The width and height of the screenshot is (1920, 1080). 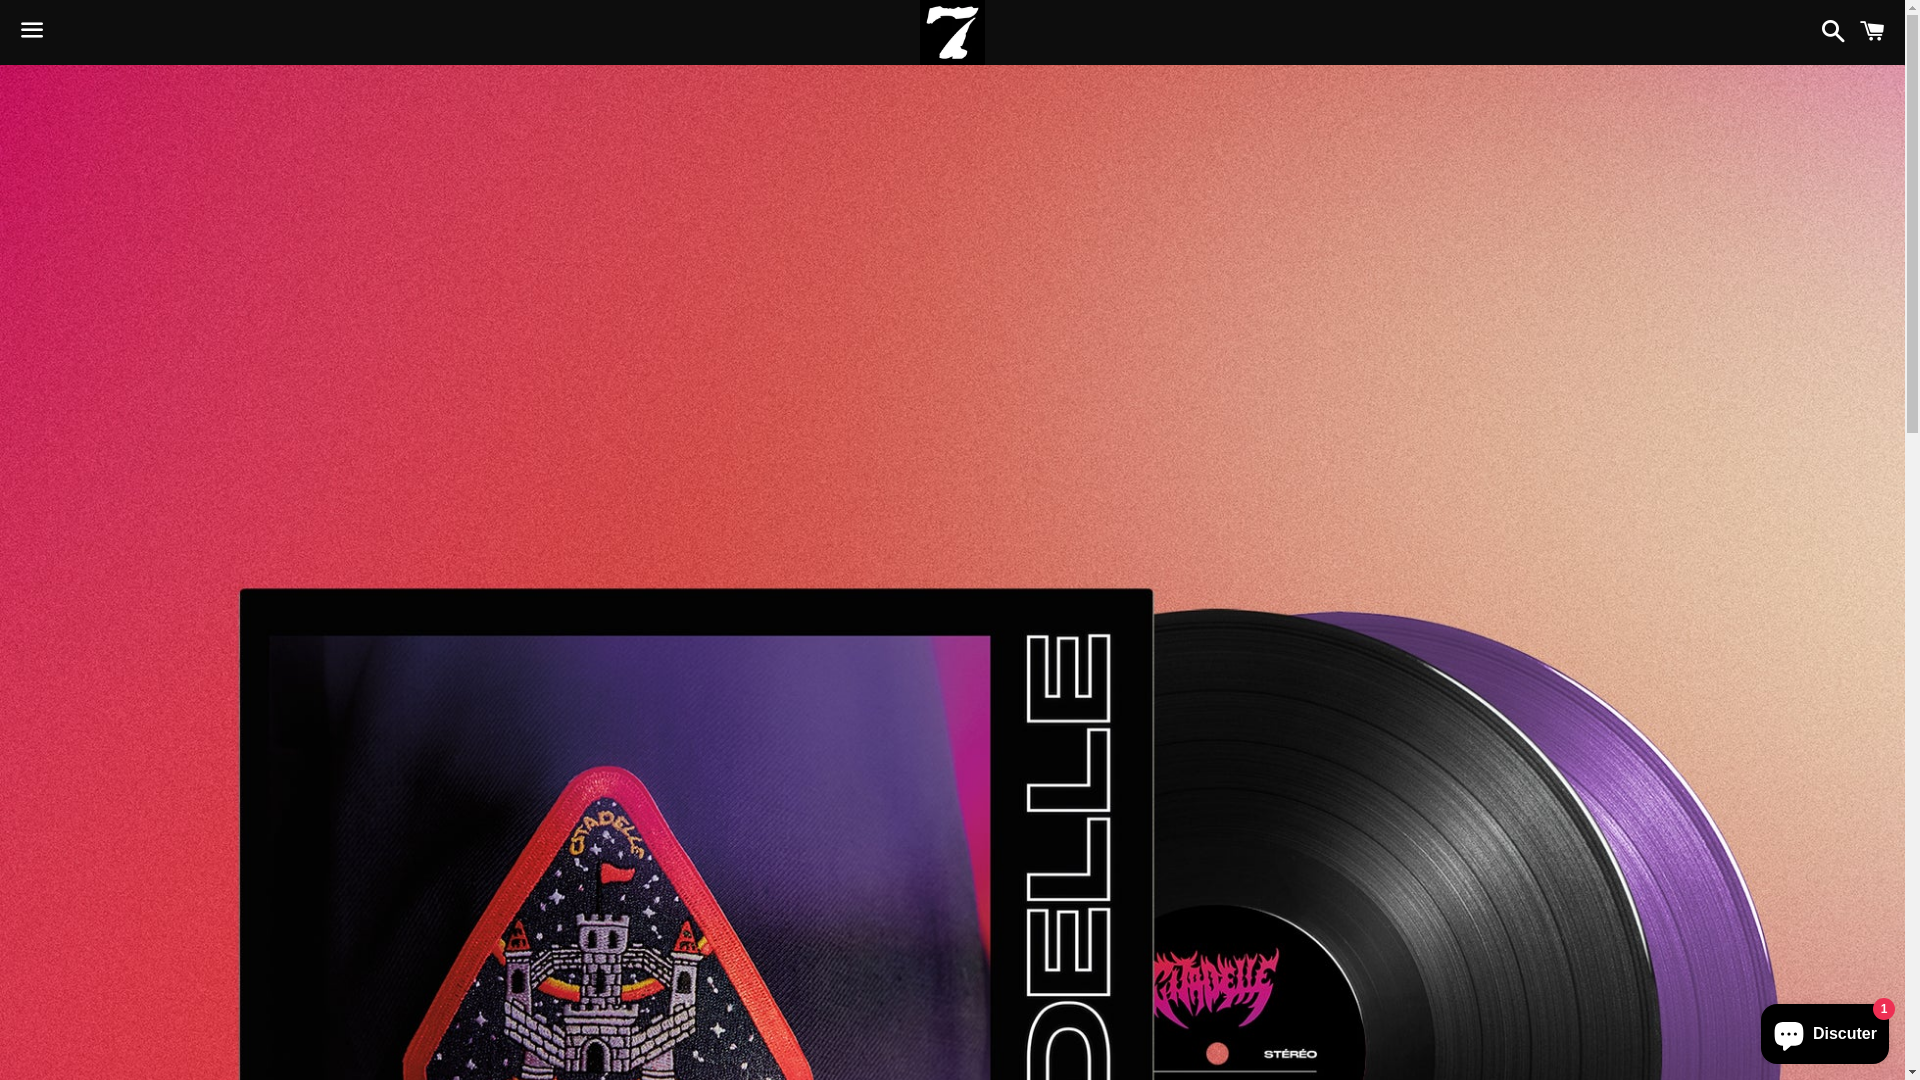 What do you see at coordinates (9, 33) in the screenshot?
I see `'Menu'` at bounding box center [9, 33].